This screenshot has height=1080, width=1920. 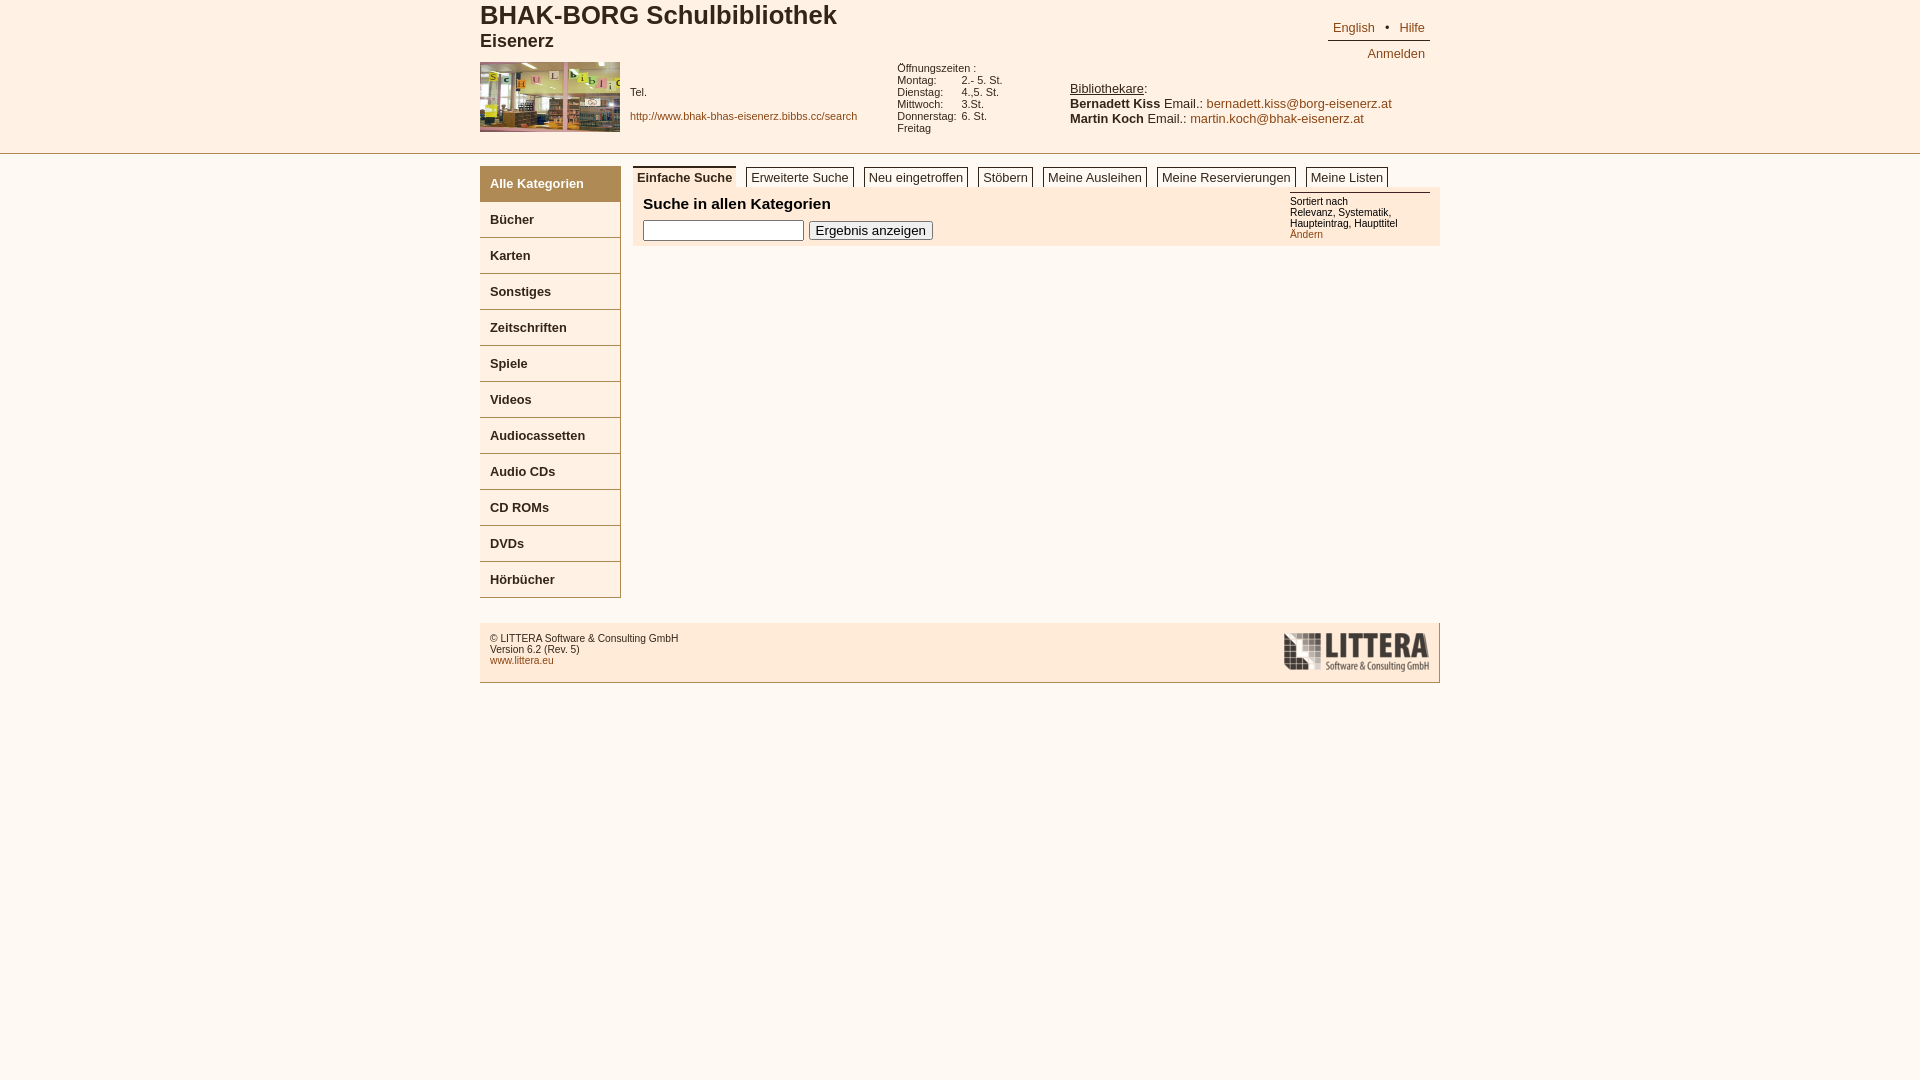 I want to click on 'Meine Reservierungen', so click(x=1225, y=176).